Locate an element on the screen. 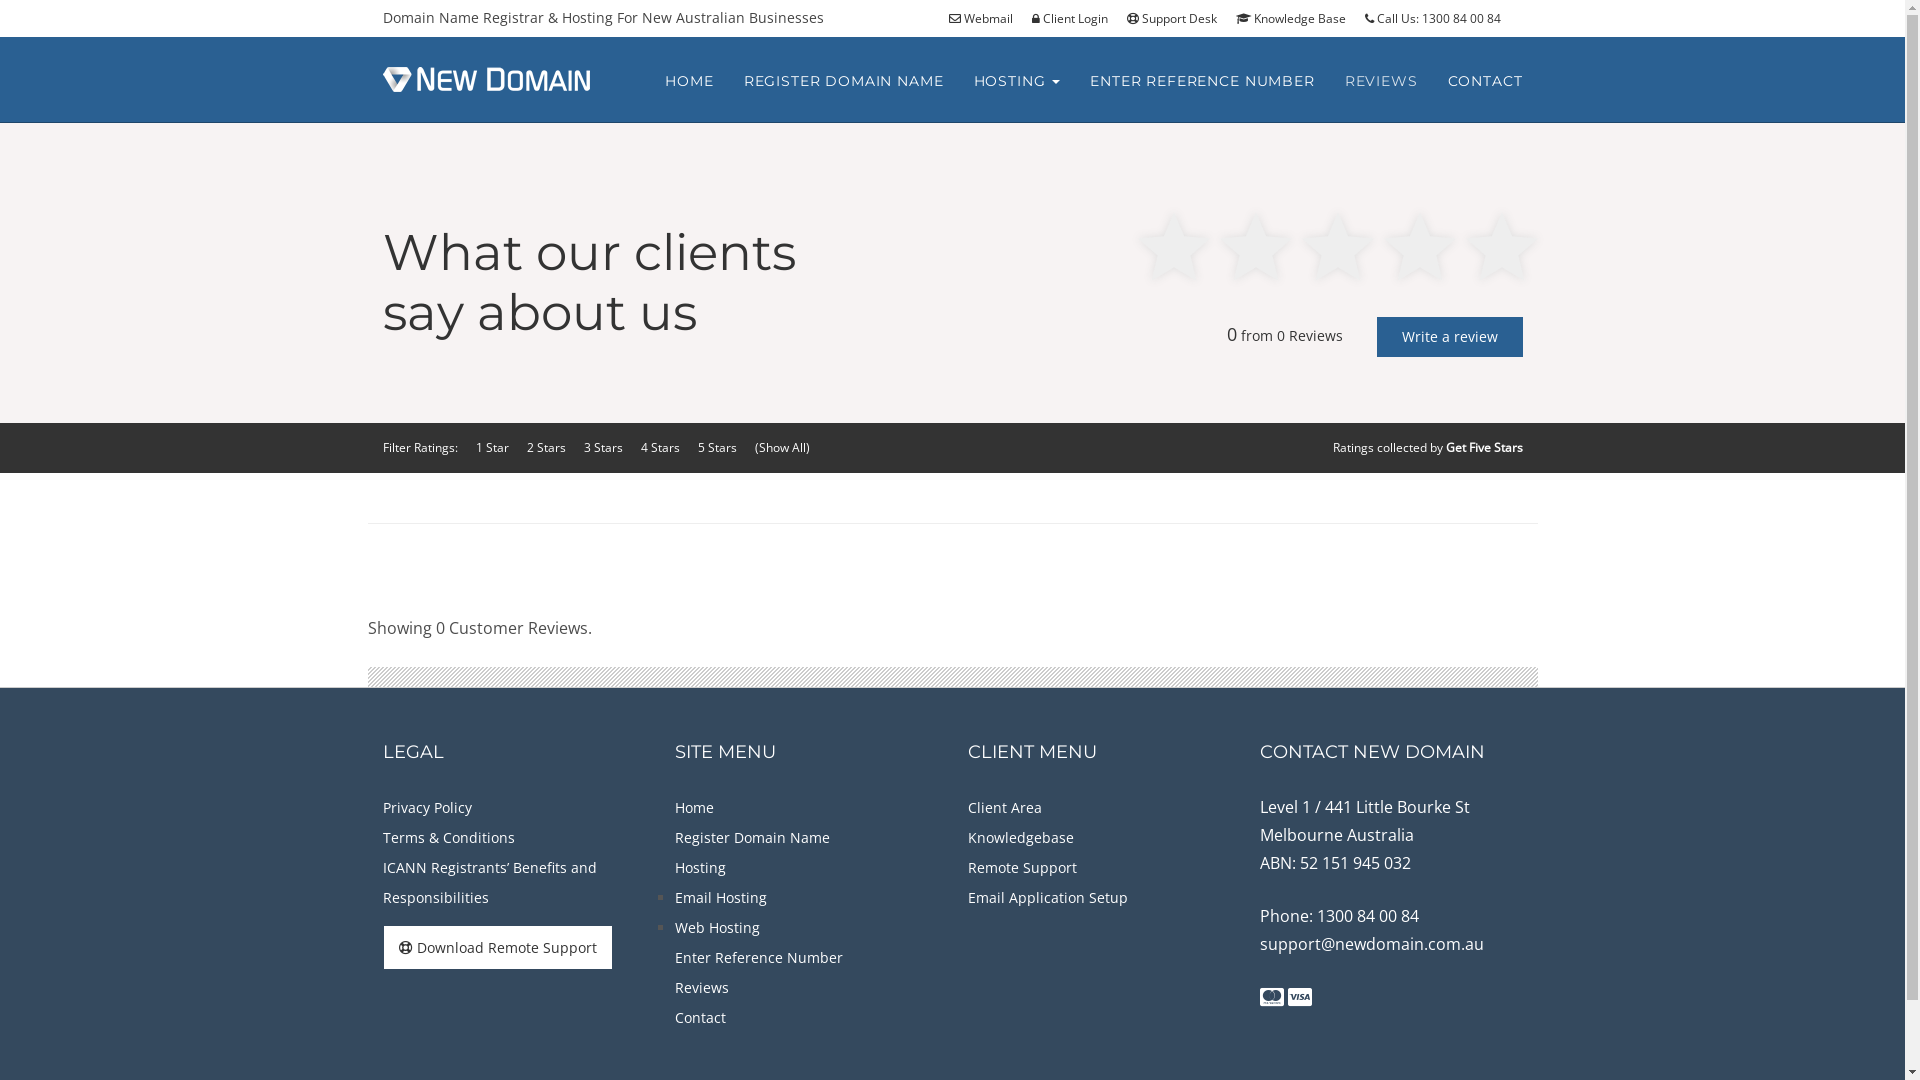  '2 Stars' is located at coordinates (545, 446).